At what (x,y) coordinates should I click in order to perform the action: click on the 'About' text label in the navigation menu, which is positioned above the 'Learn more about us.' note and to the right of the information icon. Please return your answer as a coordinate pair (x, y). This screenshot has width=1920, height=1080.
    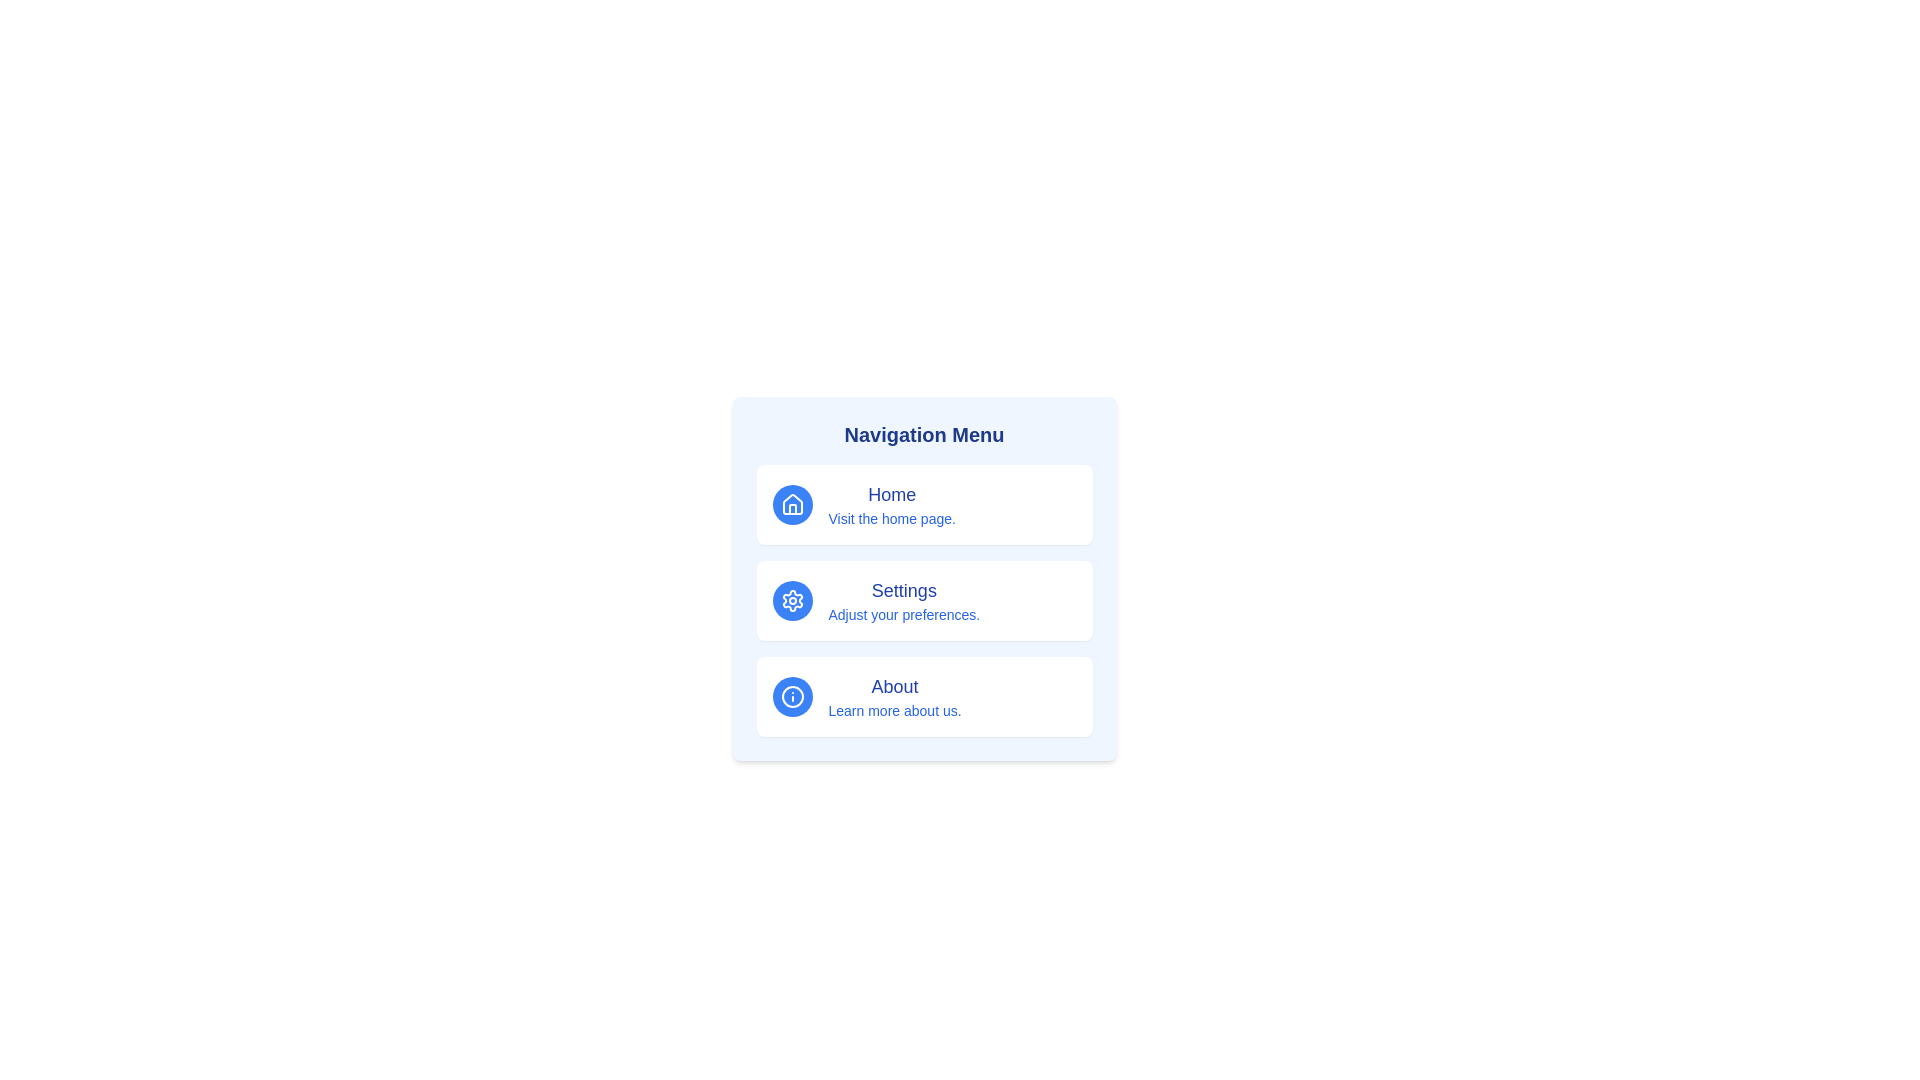
    Looking at the image, I should click on (894, 685).